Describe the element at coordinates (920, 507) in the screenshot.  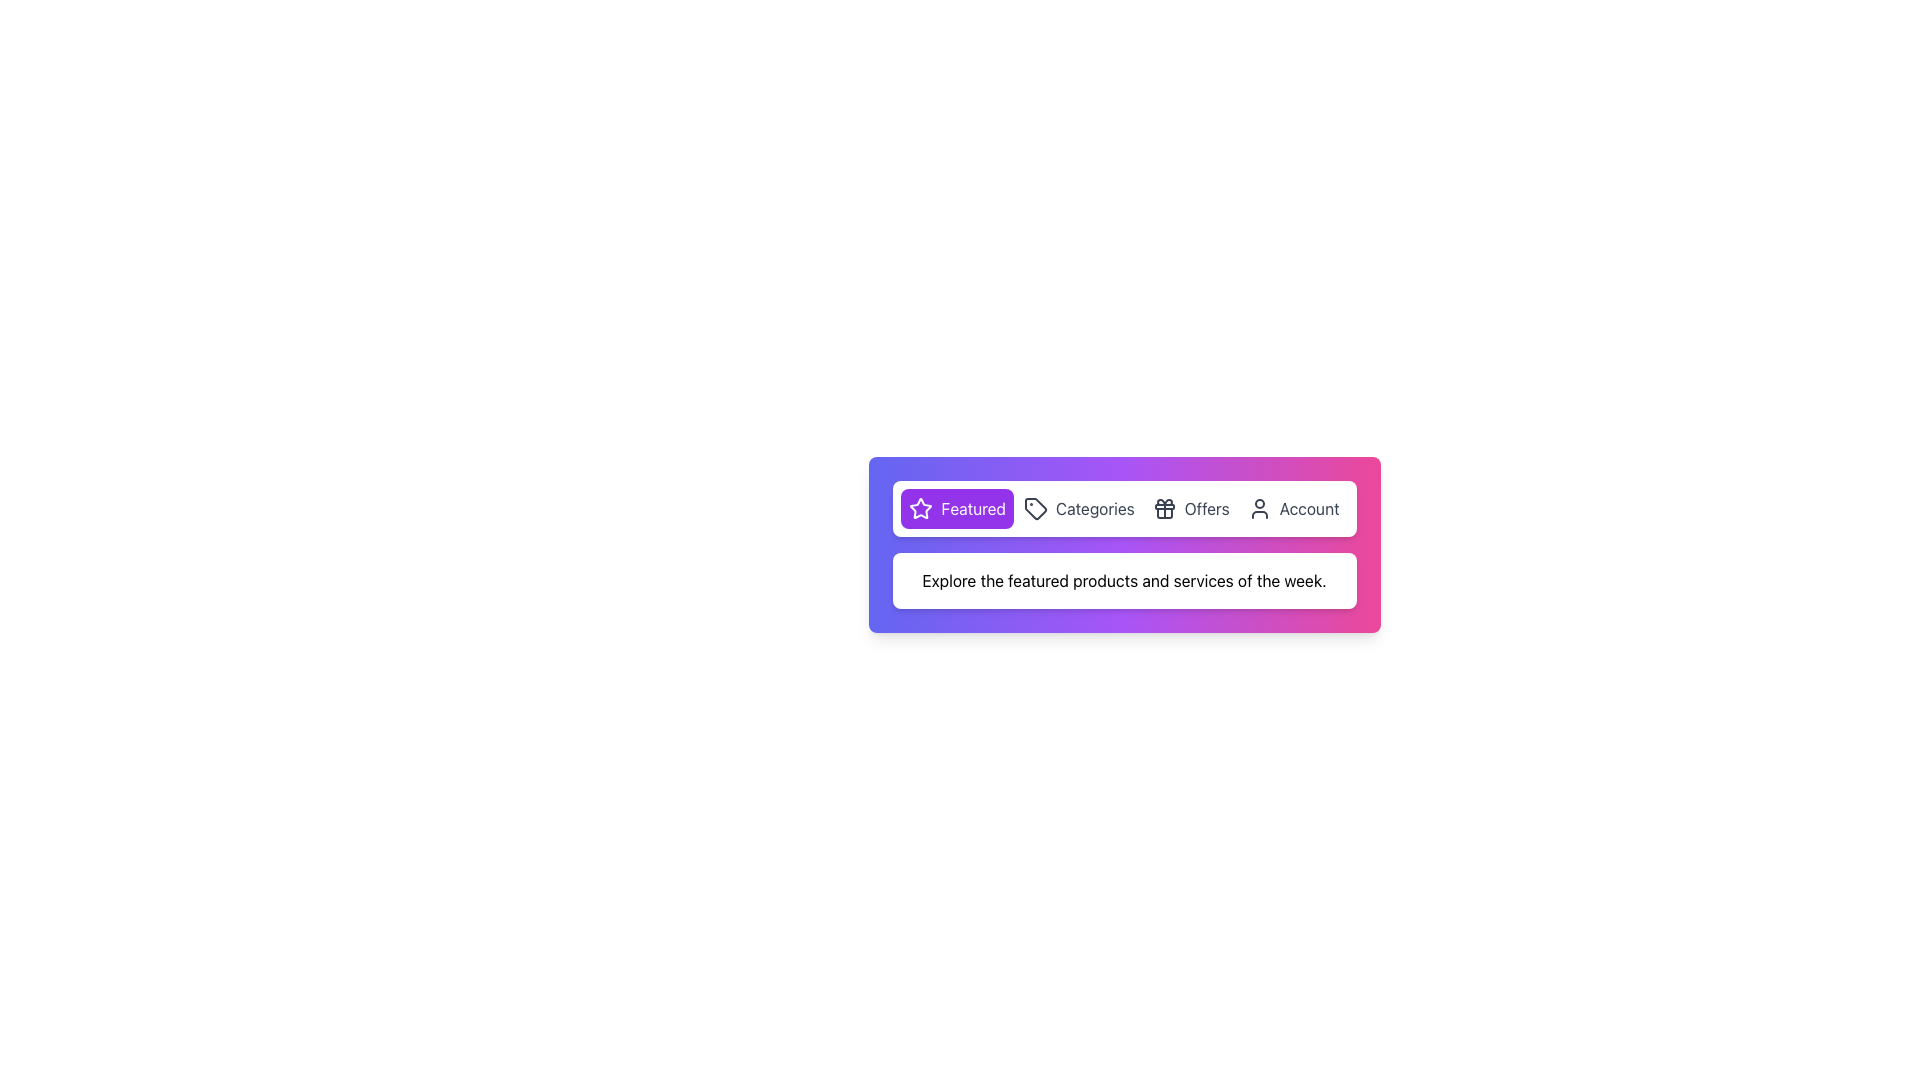
I see `the star icon located in the 'Featured' button` at that location.